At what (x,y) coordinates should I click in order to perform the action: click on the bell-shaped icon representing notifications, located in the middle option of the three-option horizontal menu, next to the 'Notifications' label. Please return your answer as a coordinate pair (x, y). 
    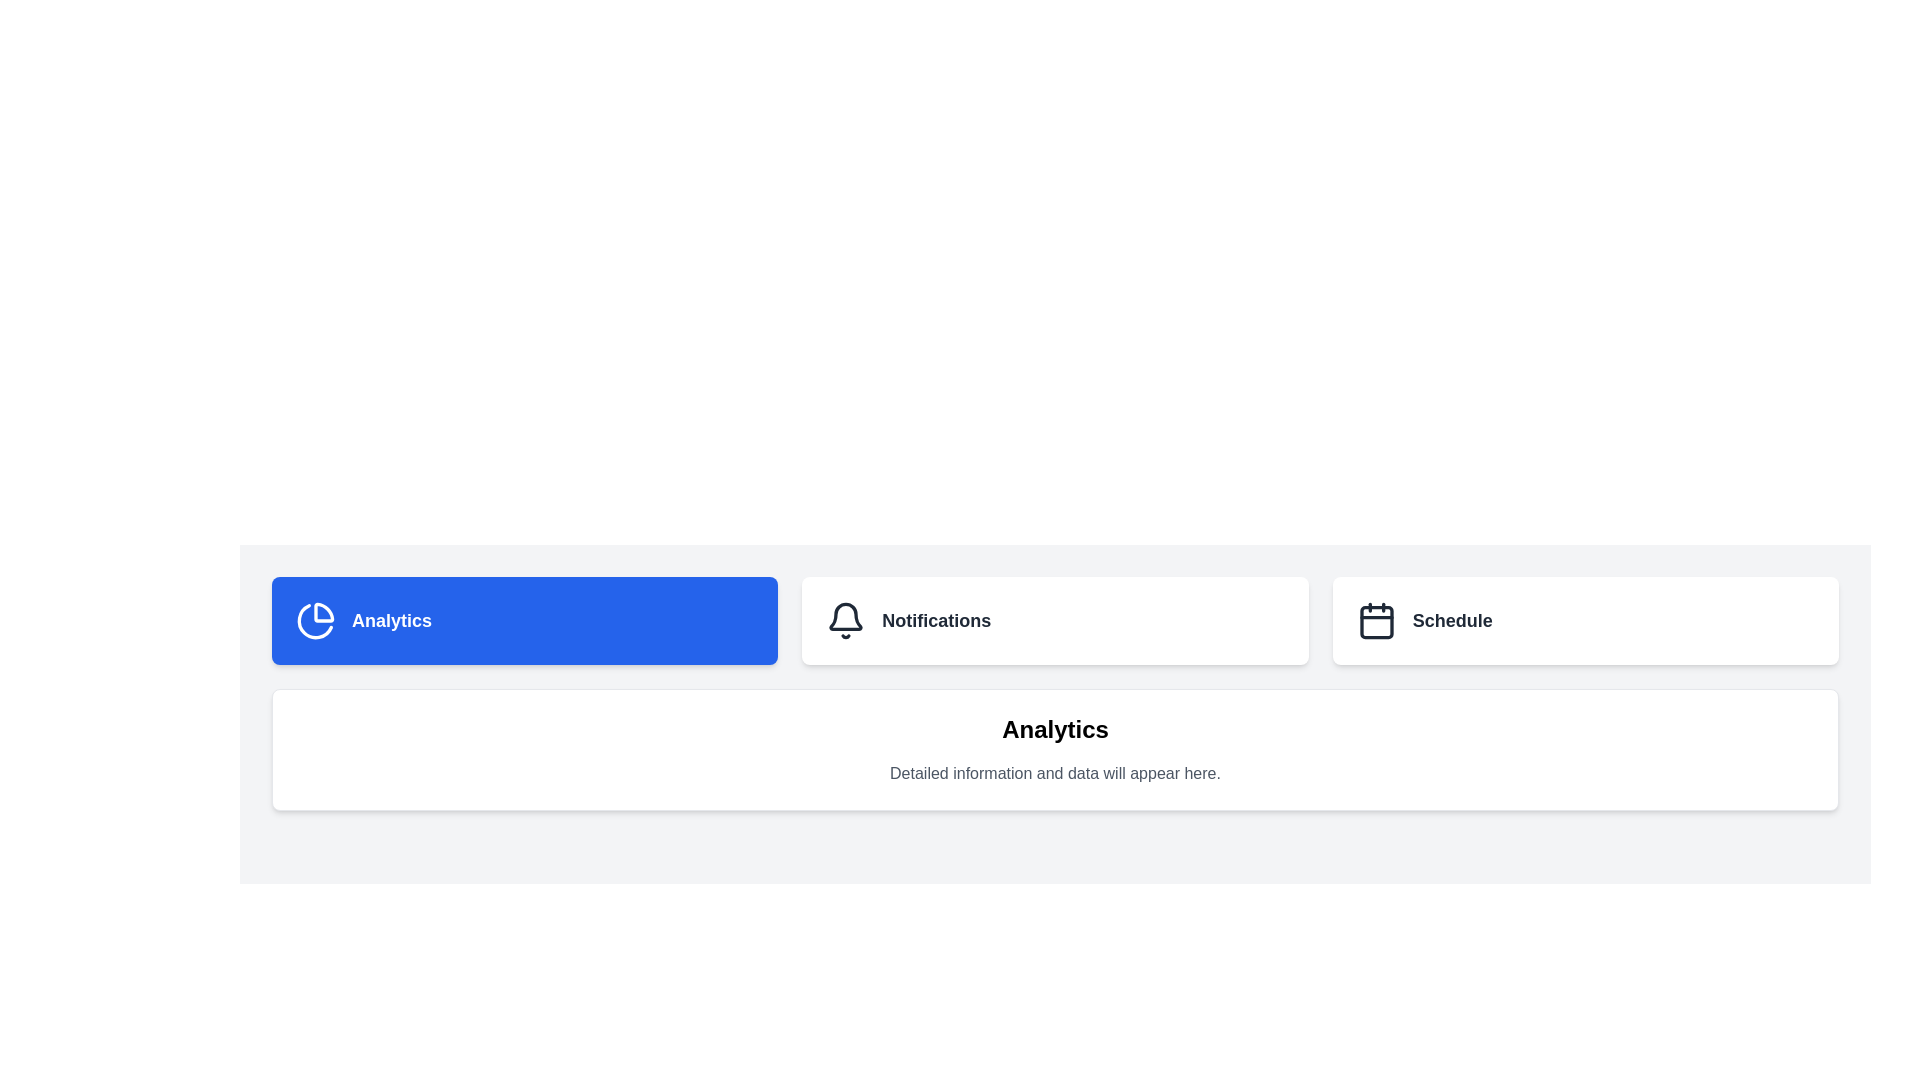
    Looking at the image, I should click on (846, 620).